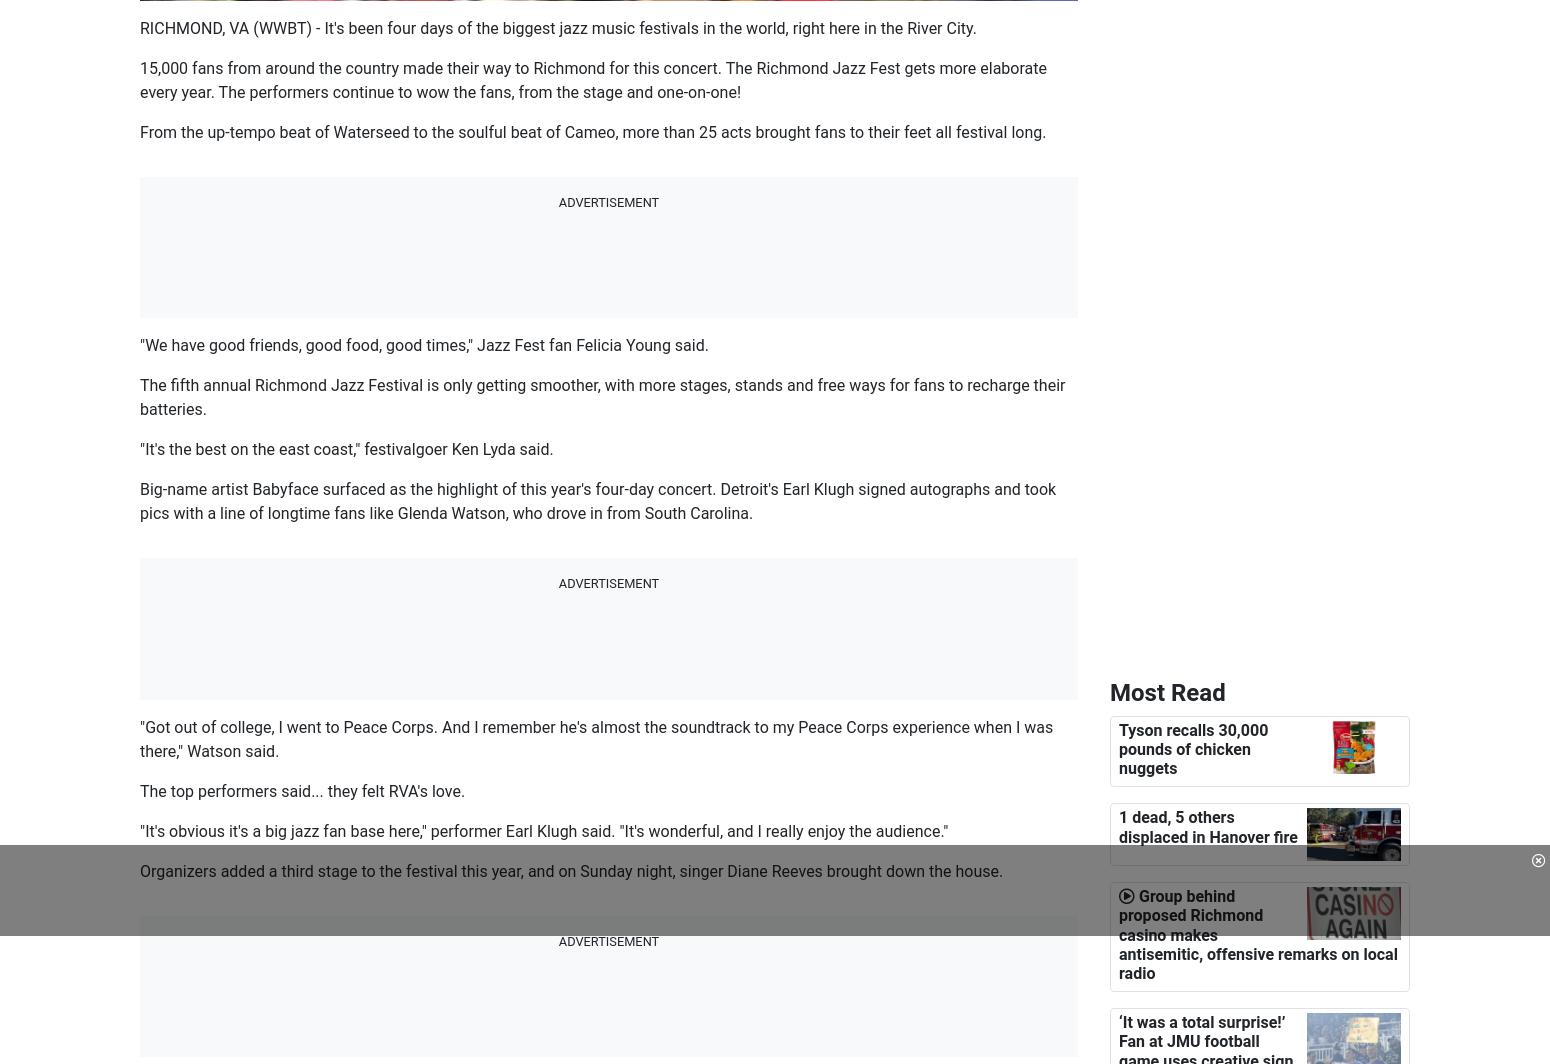 The width and height of the screenshot is (1550, 1064). I want to click on '"It's the best on the east coast," festivalgoer Ken Lyda said.', so click(345, 449).